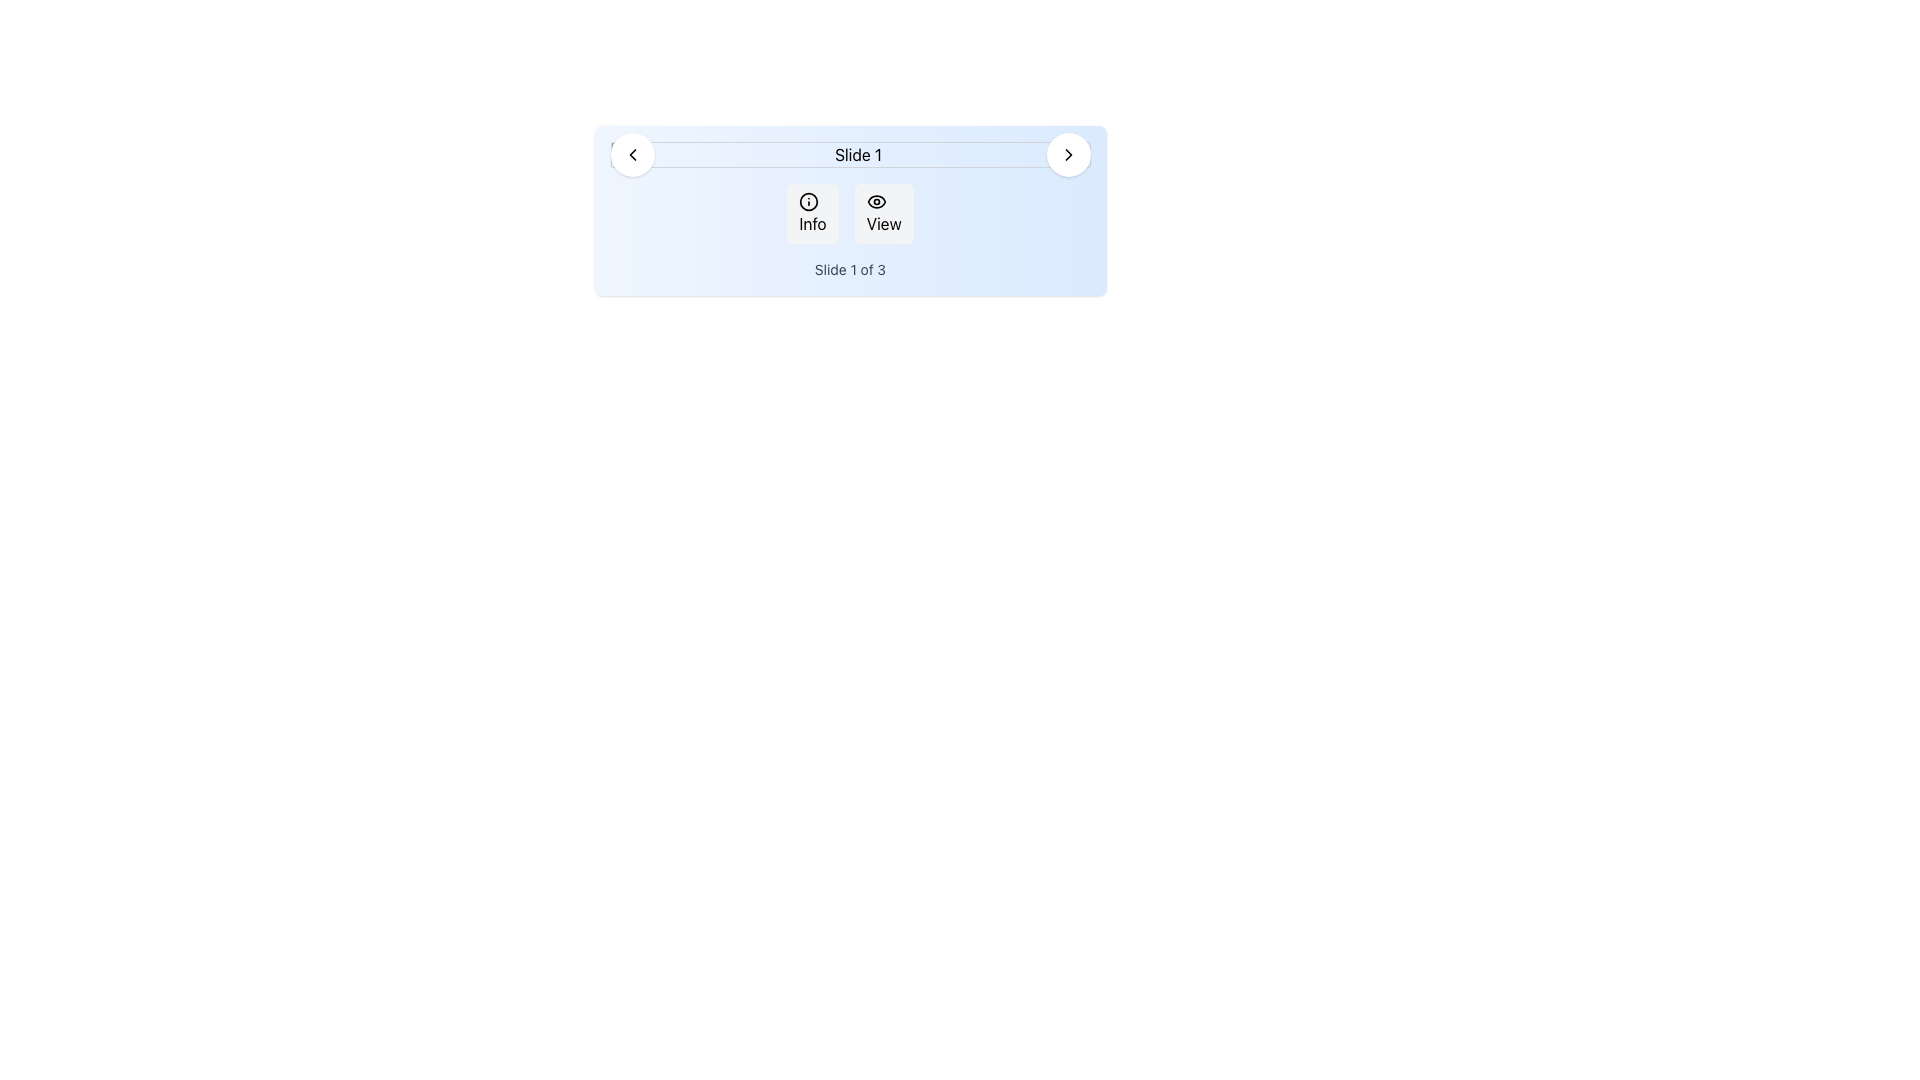 The height and width of the screenshot is (1080, 1920). Describe the element at coordinates (1067, 153) in the screenshot. I see `the navigation chevron located in the rightmost circular button of the top navigation area of the blue-tinted card labeled 'Slide 1'` at that location.